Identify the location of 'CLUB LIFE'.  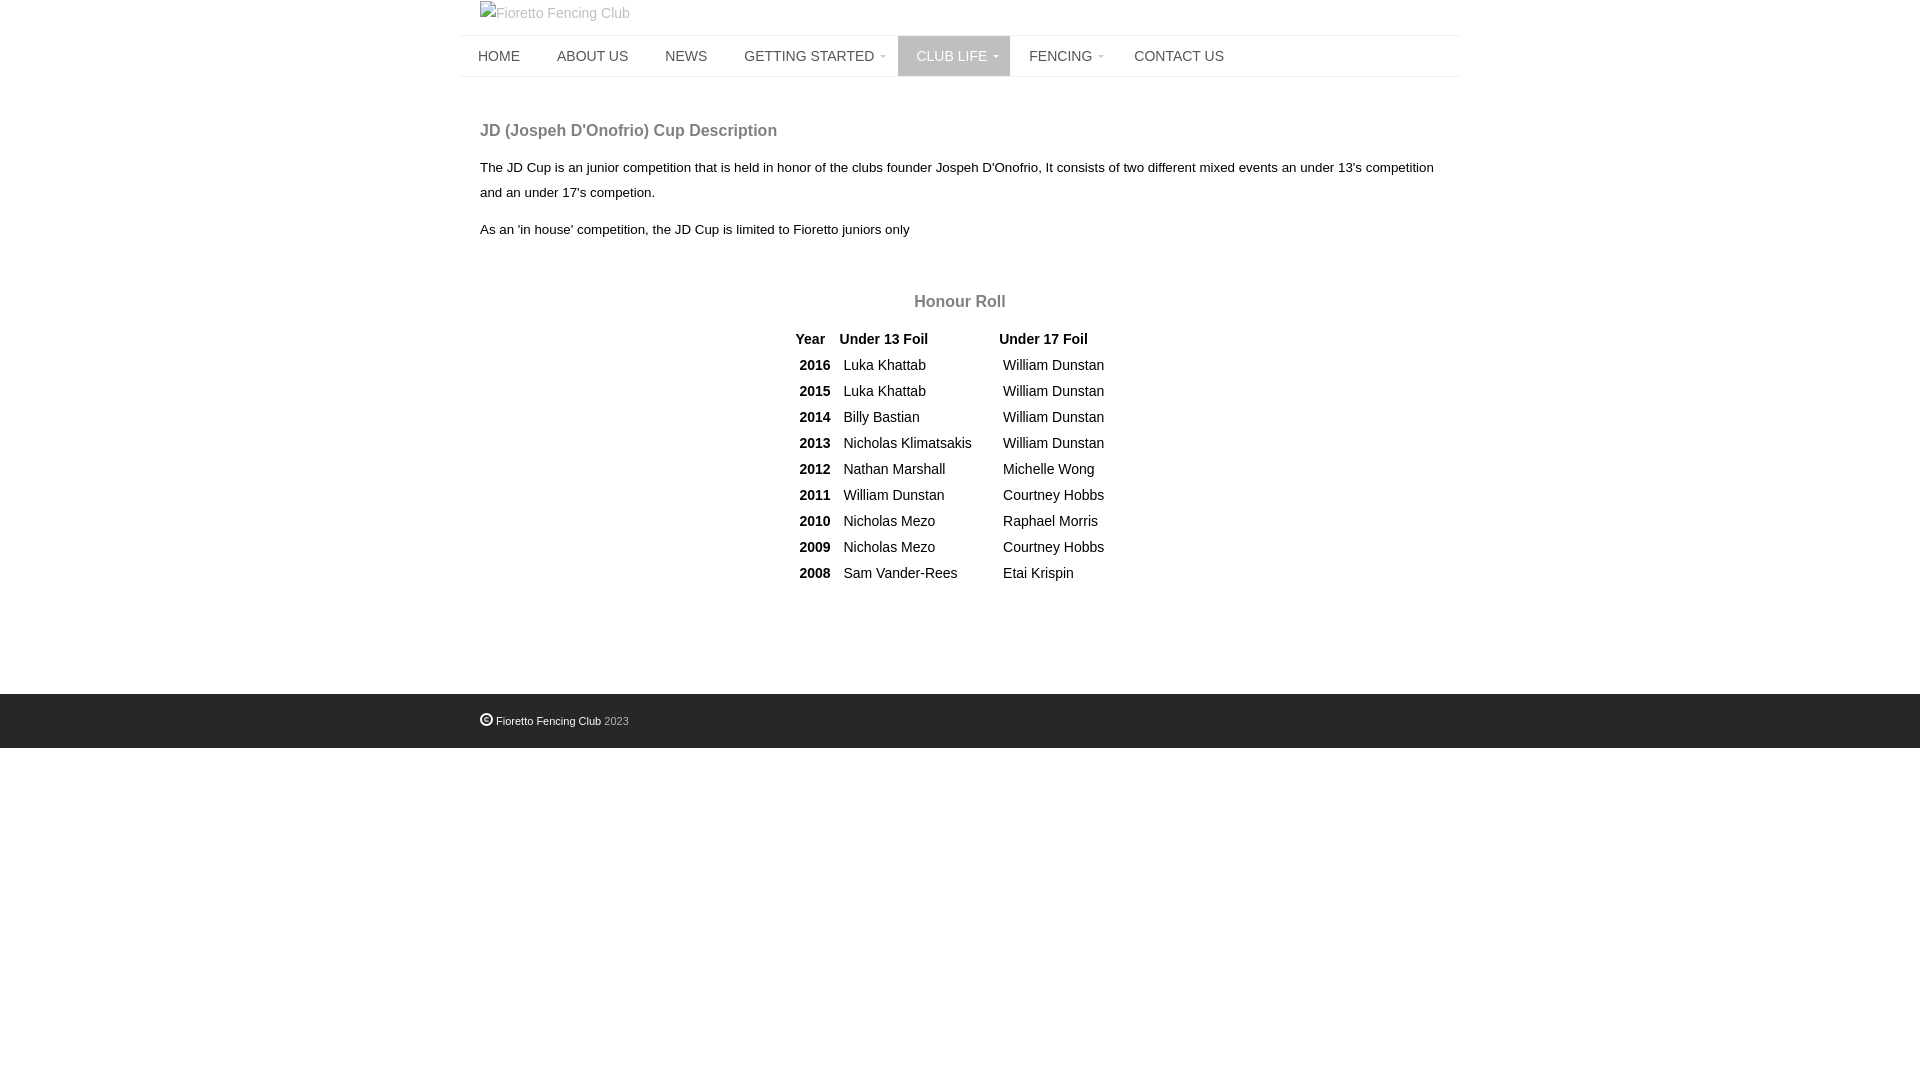
(953, 55).